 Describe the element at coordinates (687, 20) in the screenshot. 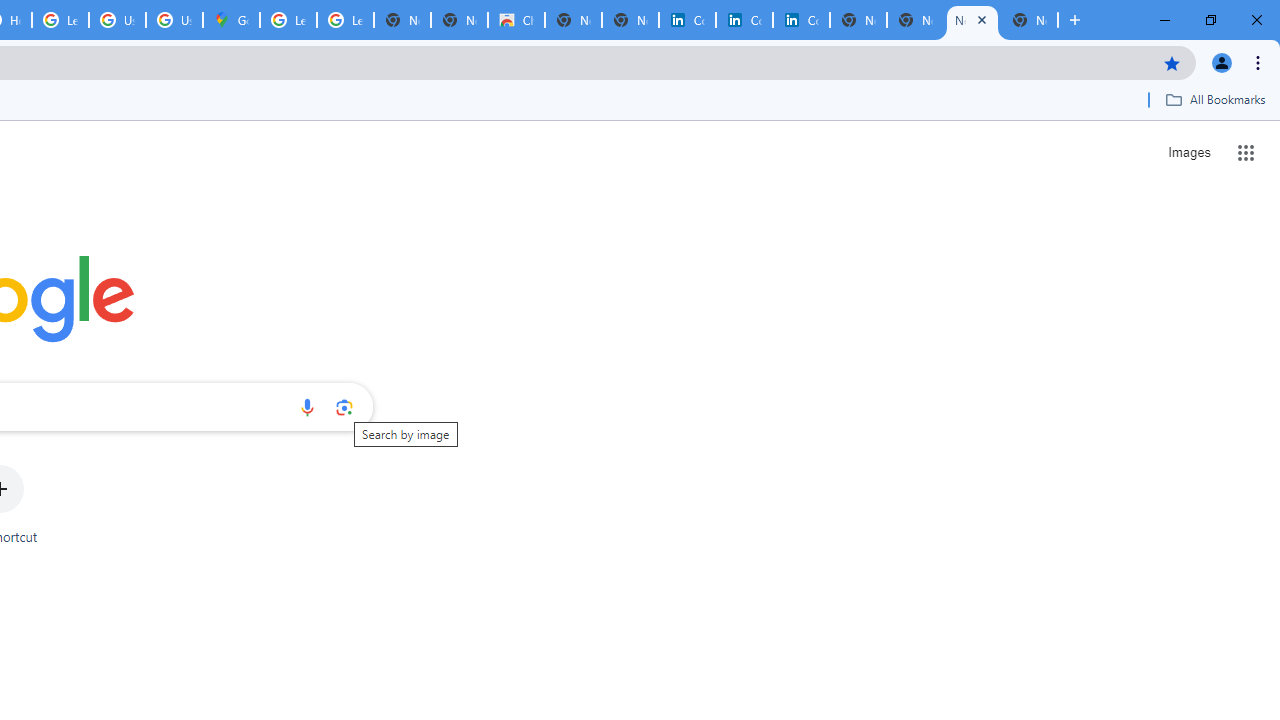

I see `'Cookie Policy | LinkedIn'` at that location.